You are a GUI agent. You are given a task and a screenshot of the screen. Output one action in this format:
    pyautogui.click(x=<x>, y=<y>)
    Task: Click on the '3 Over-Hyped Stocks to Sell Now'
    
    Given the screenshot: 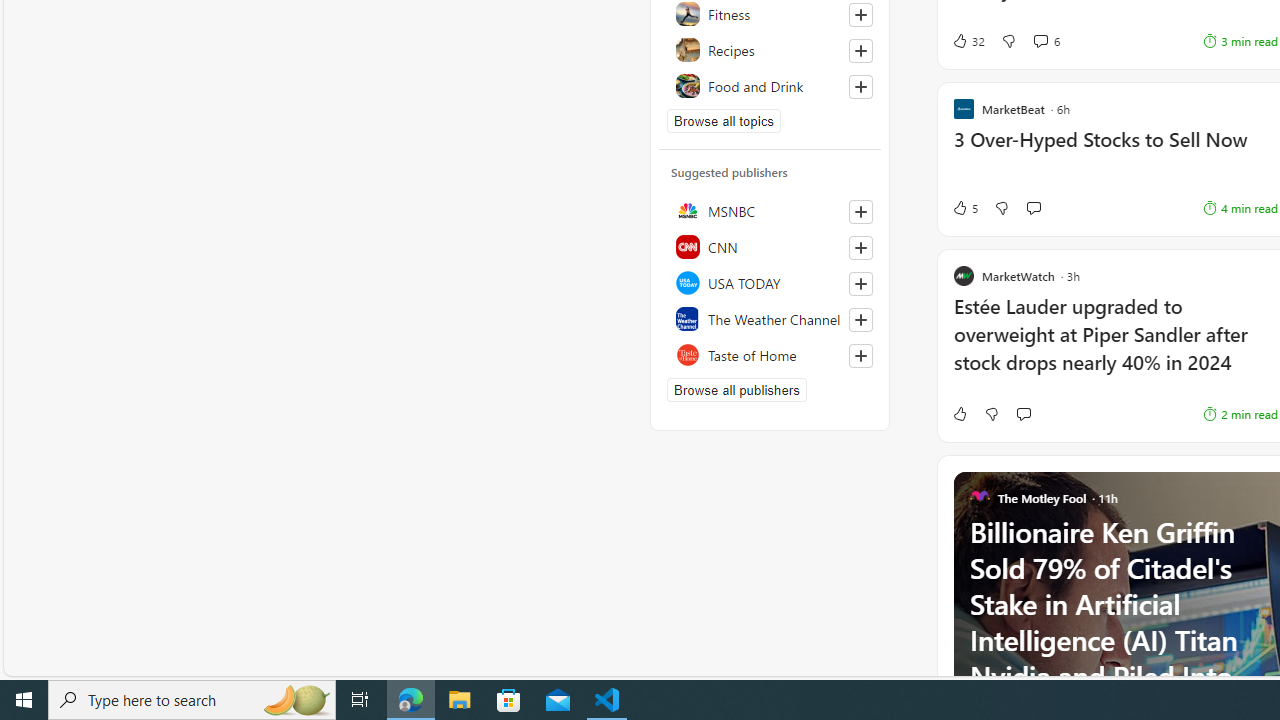 What is the action you would take?
    pyautogui.click(x=1114, y=149)
    